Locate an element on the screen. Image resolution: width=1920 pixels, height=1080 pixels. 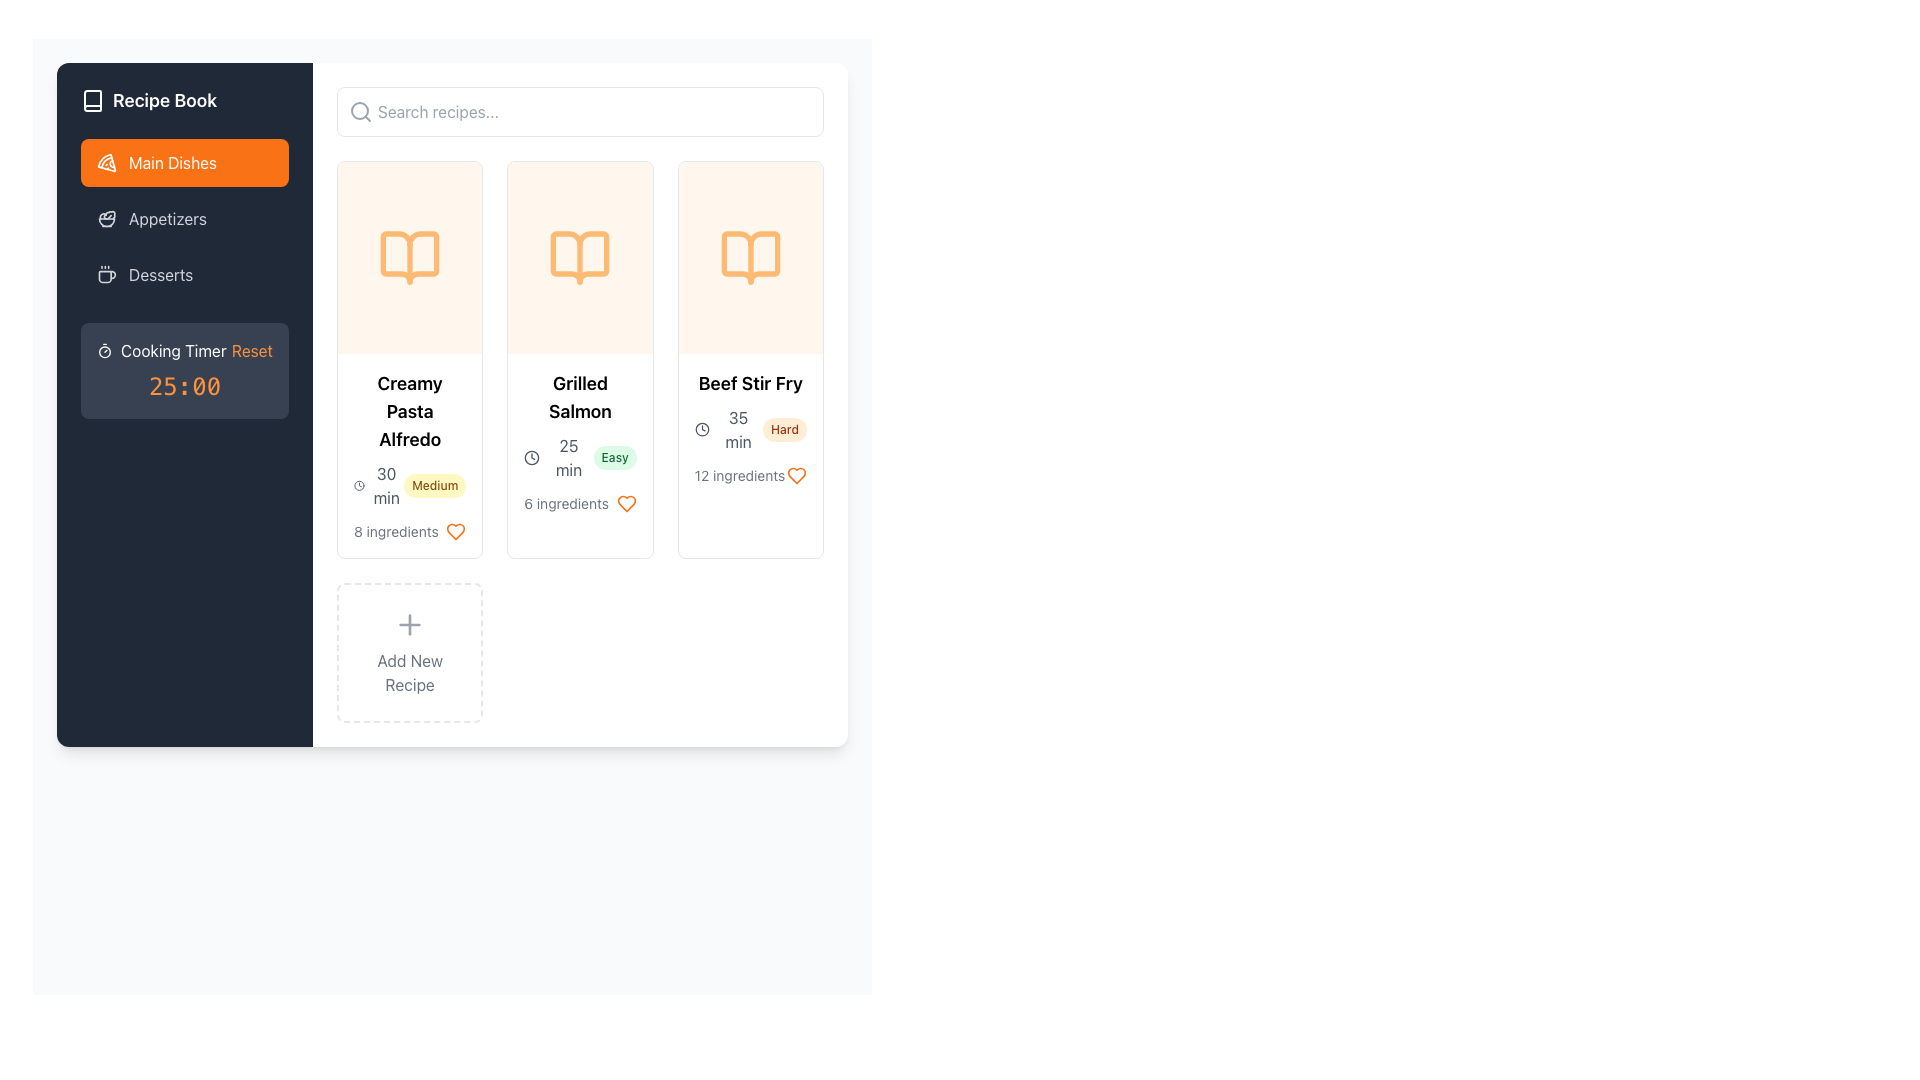
the title label for the recipes section located in the top-left section of the application interface, immediately to the right of the book icon is located at coordinates (165, 100).